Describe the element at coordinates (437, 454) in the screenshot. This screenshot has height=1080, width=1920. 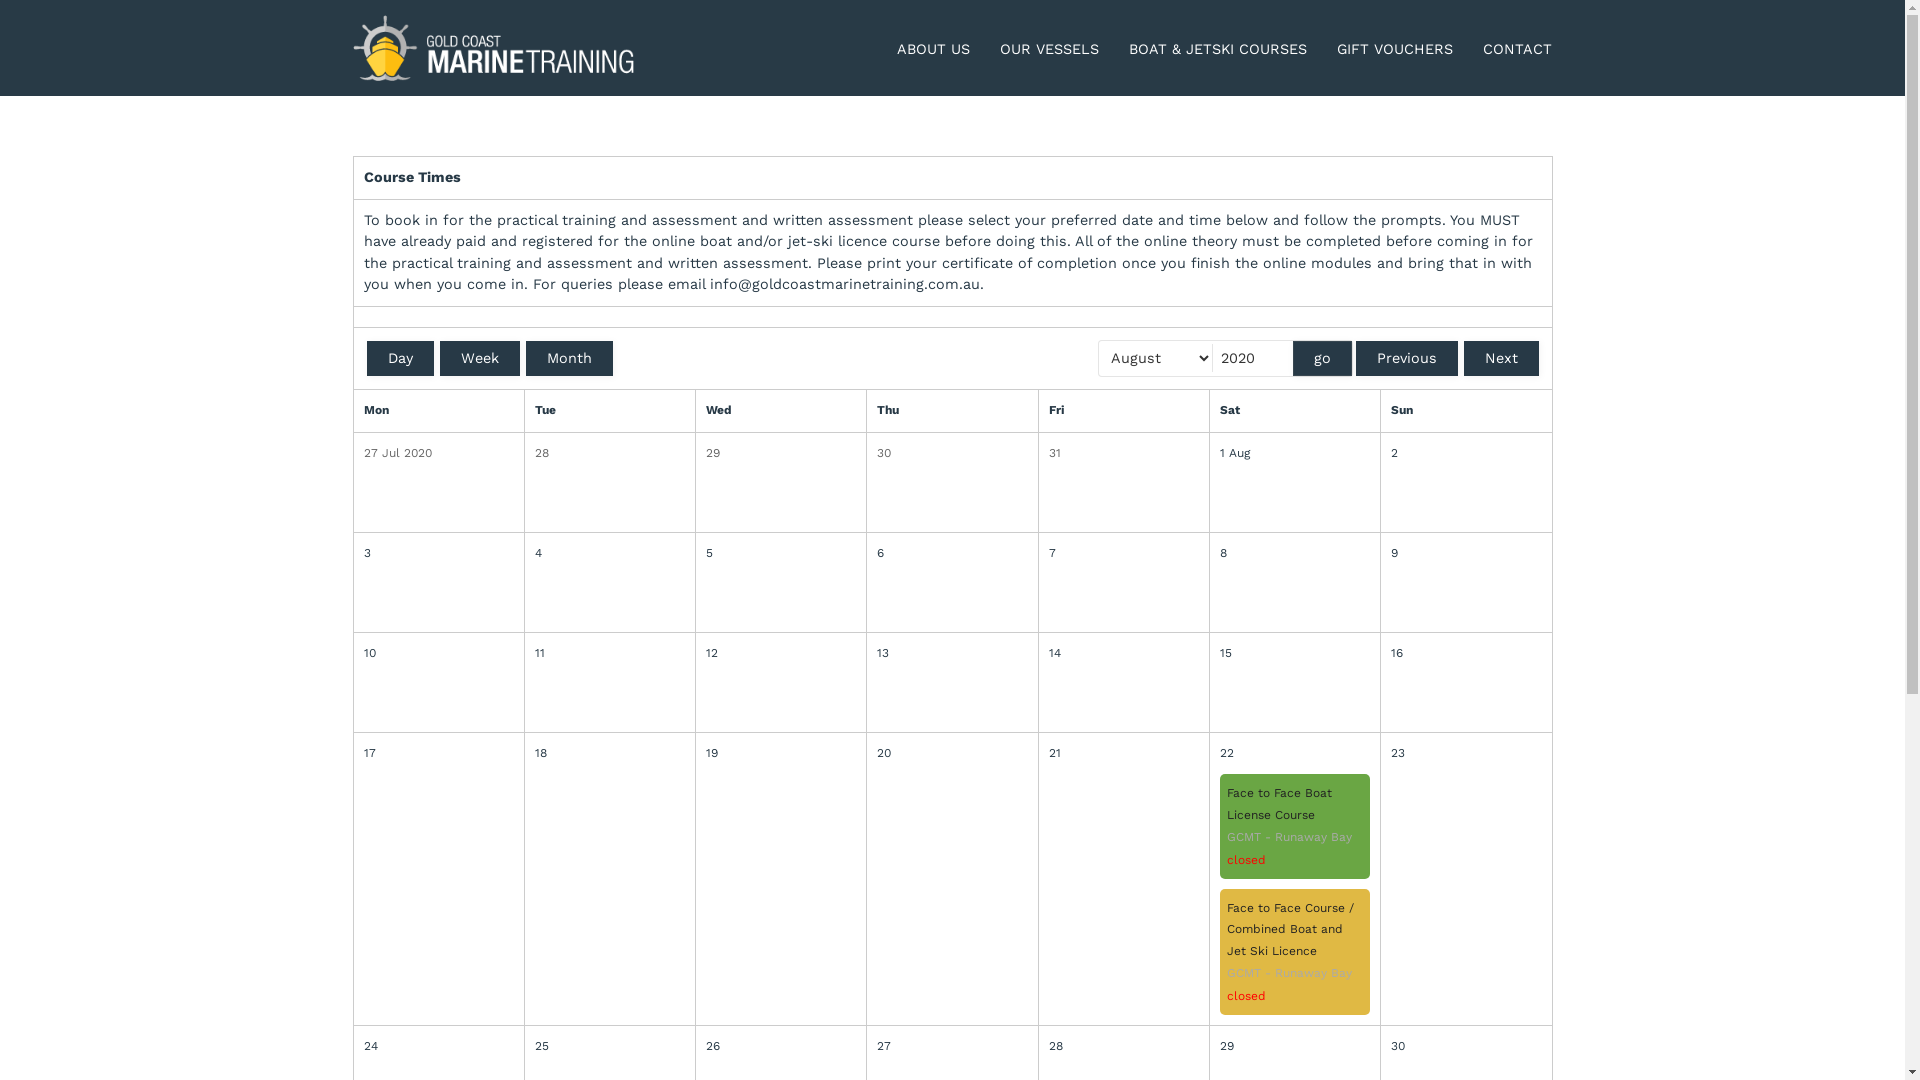
I see `'27 Jul 2020'` at that location.